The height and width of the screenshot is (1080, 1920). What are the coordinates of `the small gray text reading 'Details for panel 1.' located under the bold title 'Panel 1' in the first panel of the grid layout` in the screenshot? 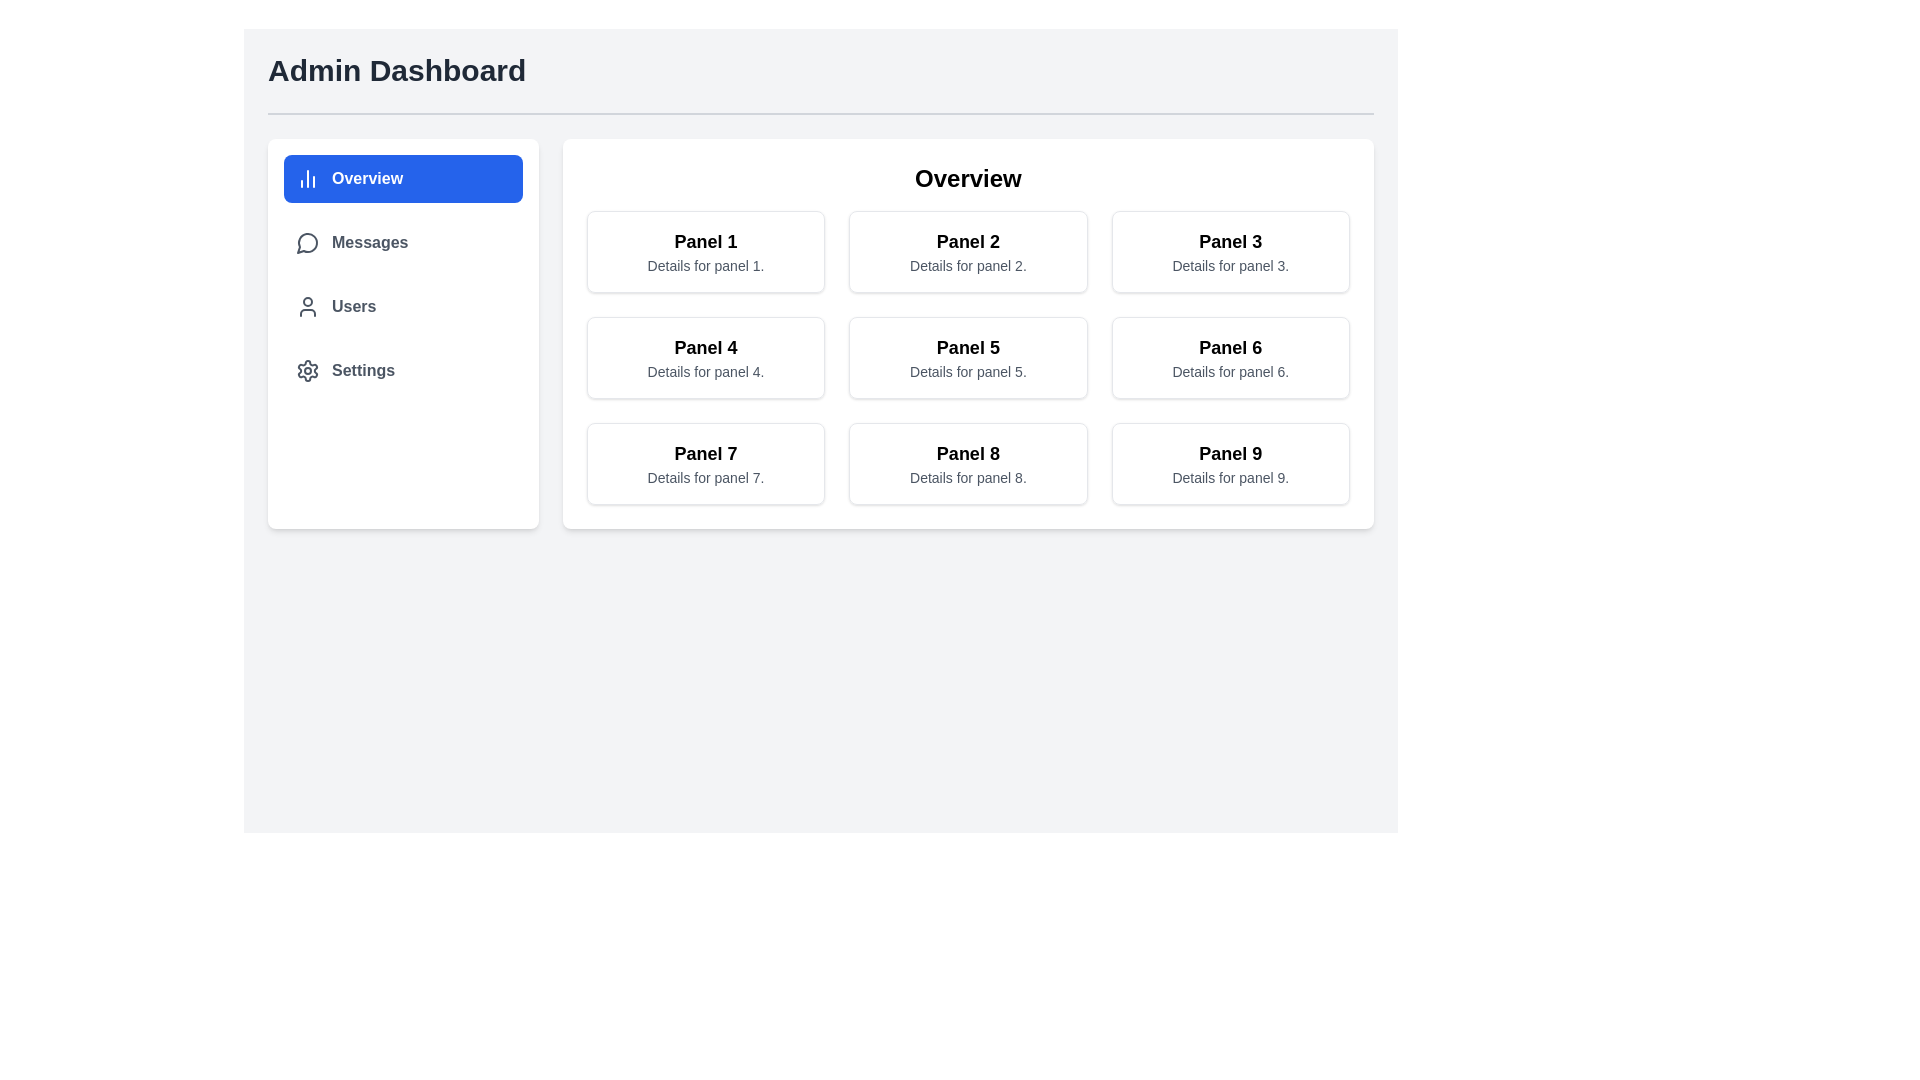 It's located at (705, 265).